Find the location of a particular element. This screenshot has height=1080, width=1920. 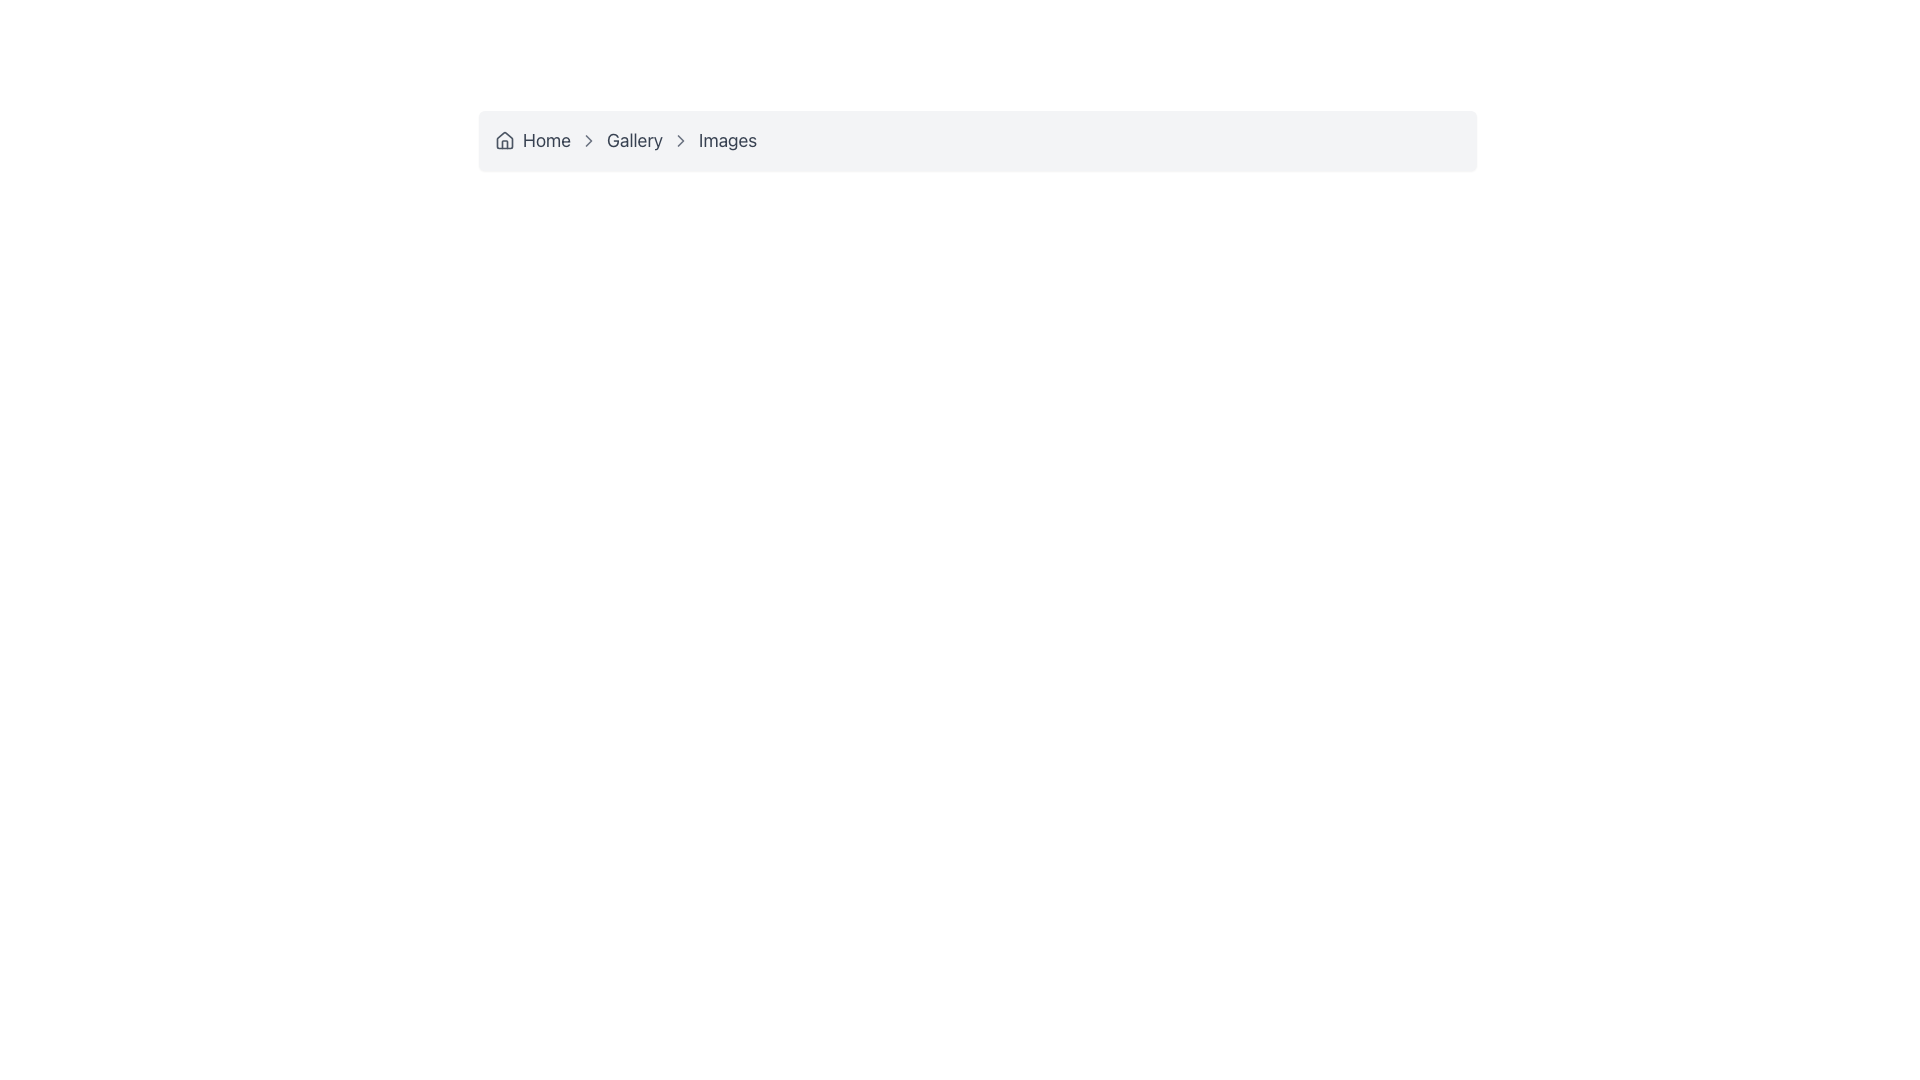

the small house icon in the breadcrumb navigation bar is located at coordinates (504, 140).